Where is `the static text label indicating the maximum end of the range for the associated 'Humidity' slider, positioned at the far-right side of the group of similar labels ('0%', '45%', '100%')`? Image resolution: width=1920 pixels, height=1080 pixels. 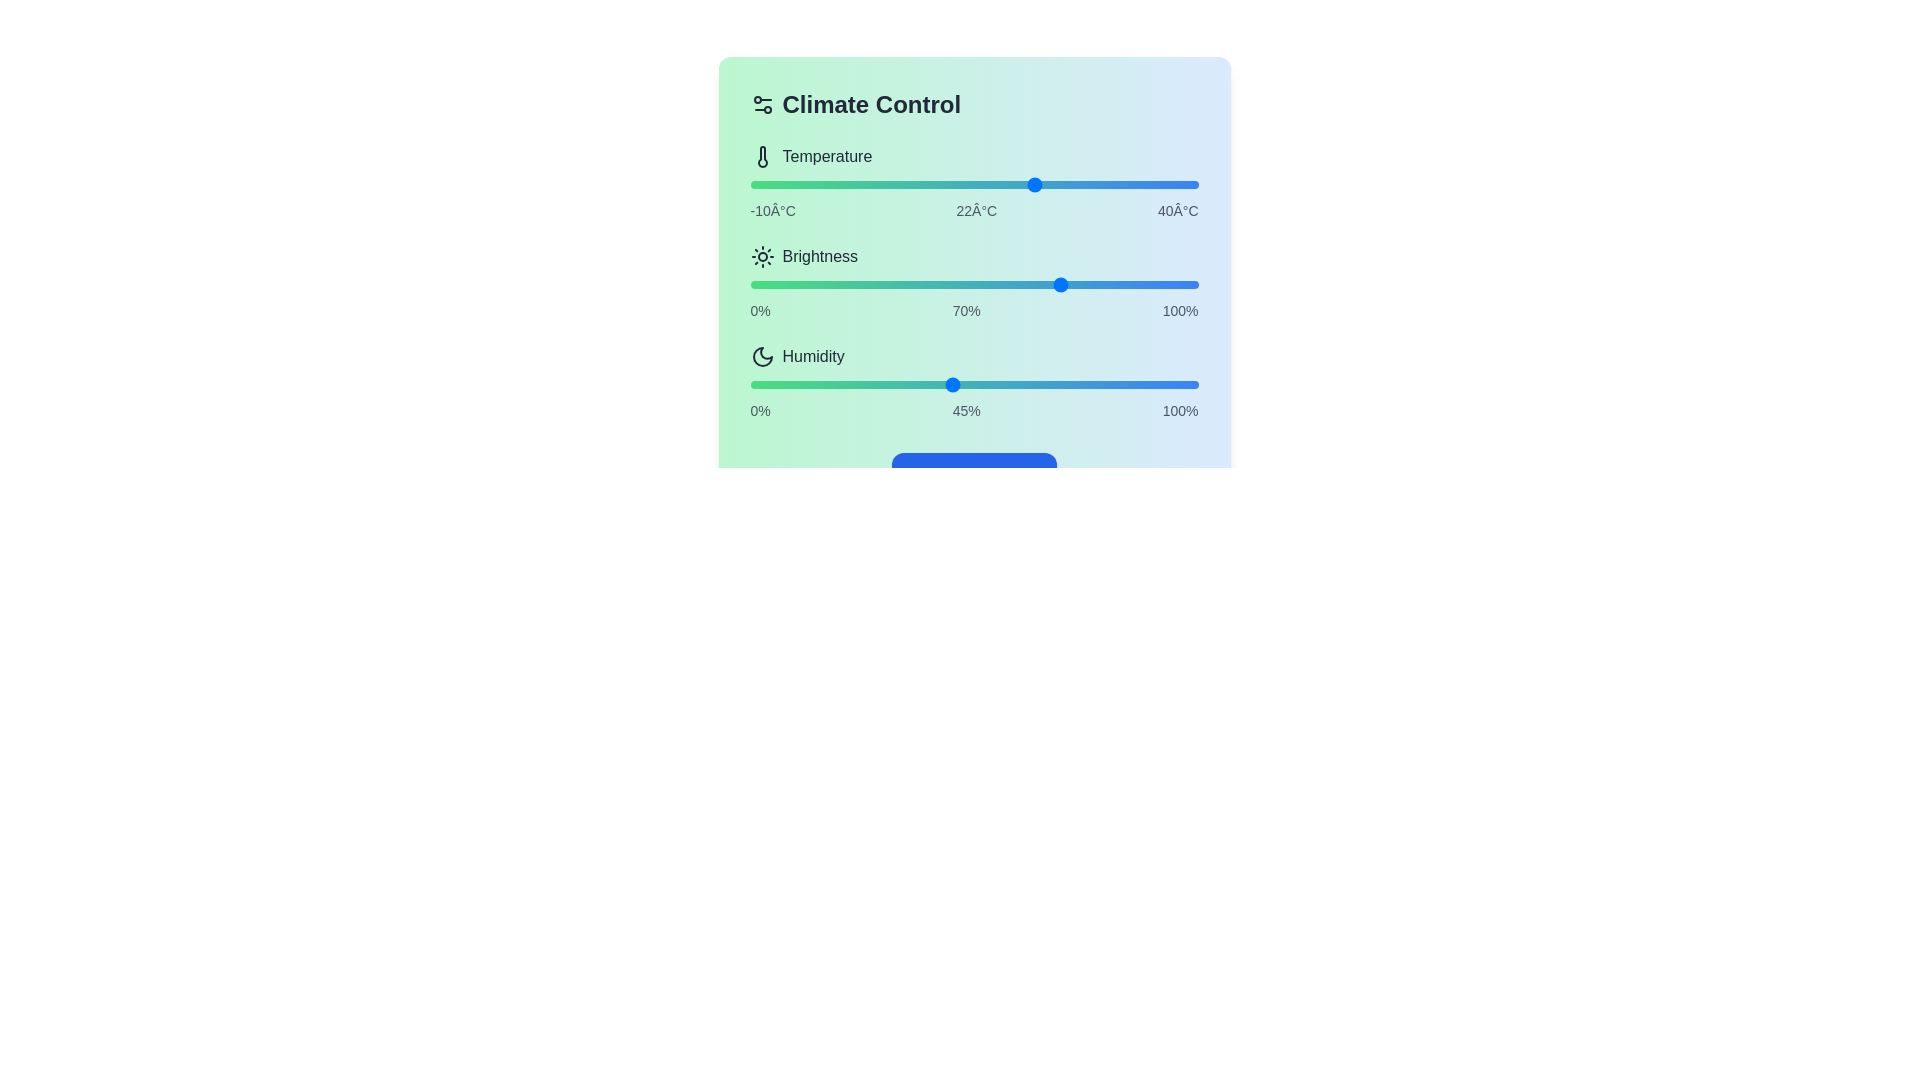 the static text label indicating the maximum end of the range for the associated 'Humidity' slider, positioned at the far-right side of the group of similar labels ('0%', '45%', '100%') is located at coordinates (1180, 410).